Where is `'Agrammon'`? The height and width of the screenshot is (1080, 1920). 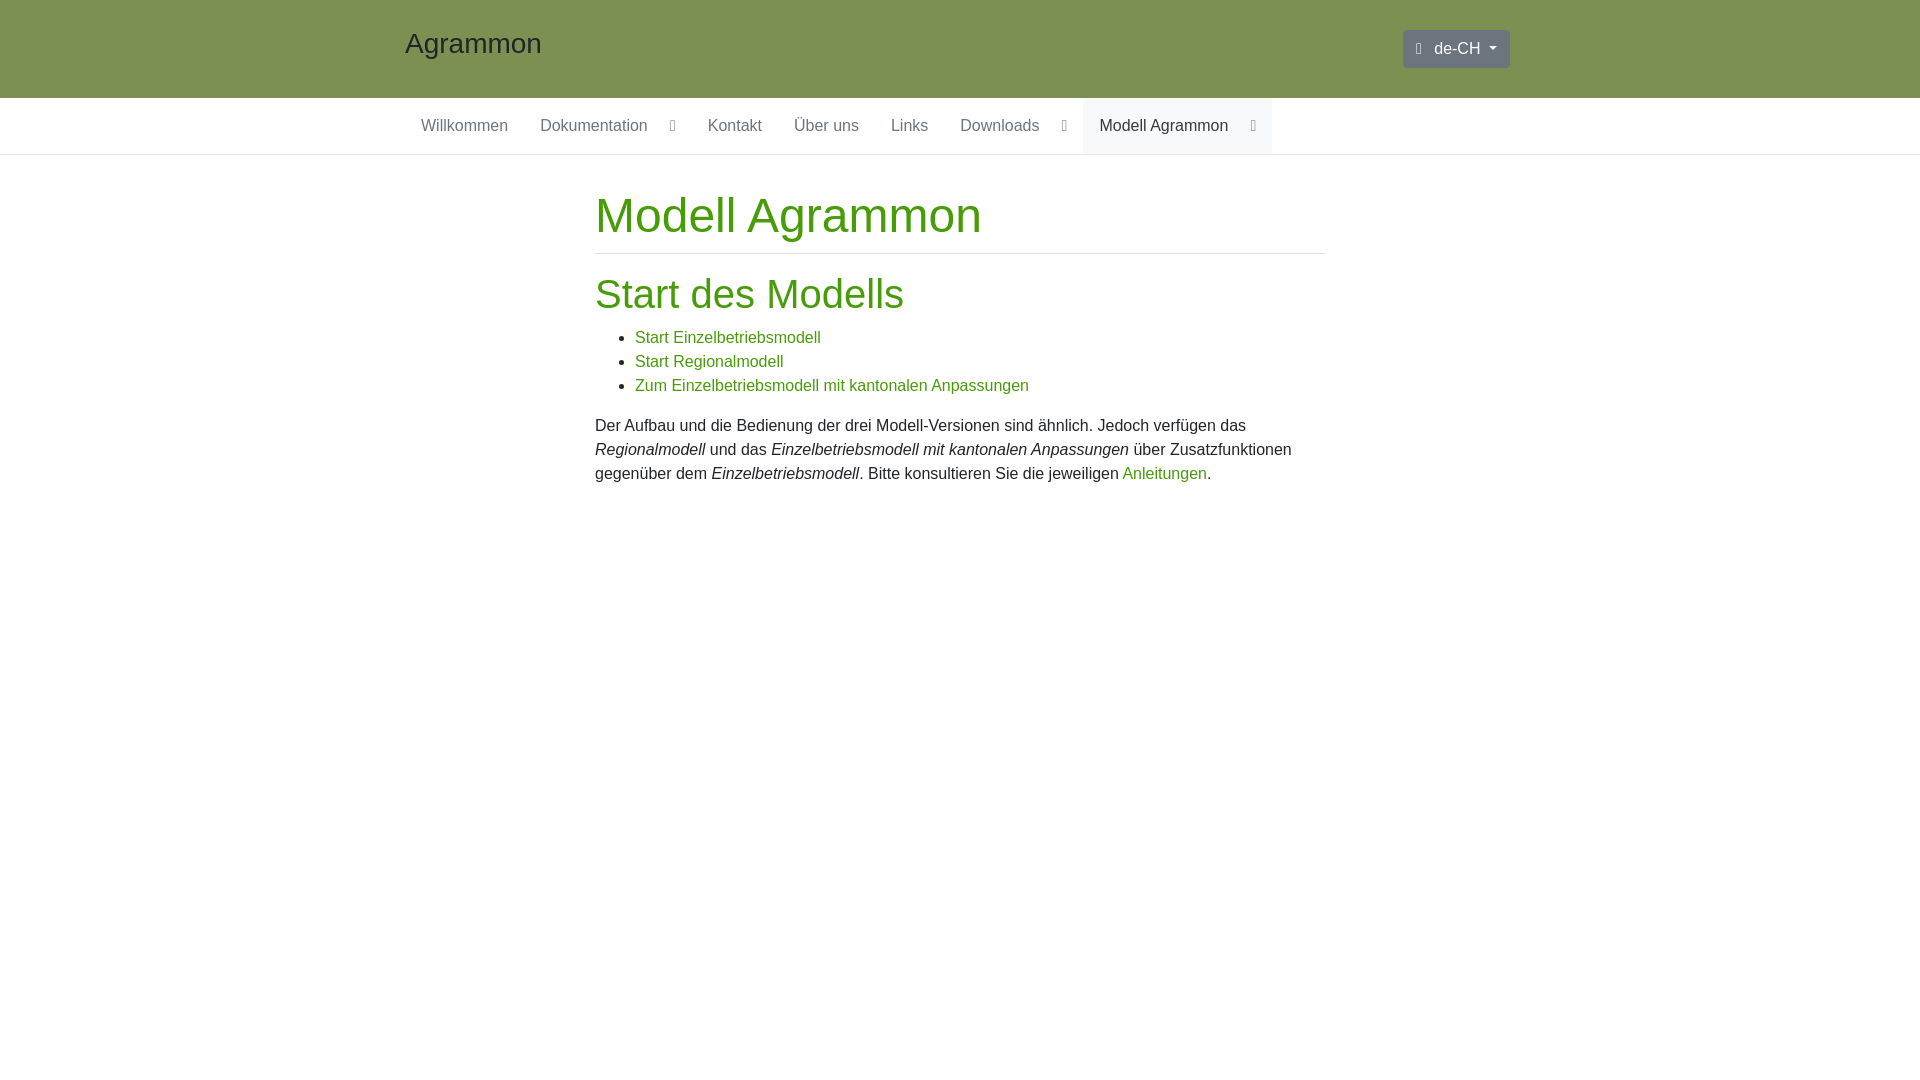
'Agrammon' is located at coordinates (472, 43).